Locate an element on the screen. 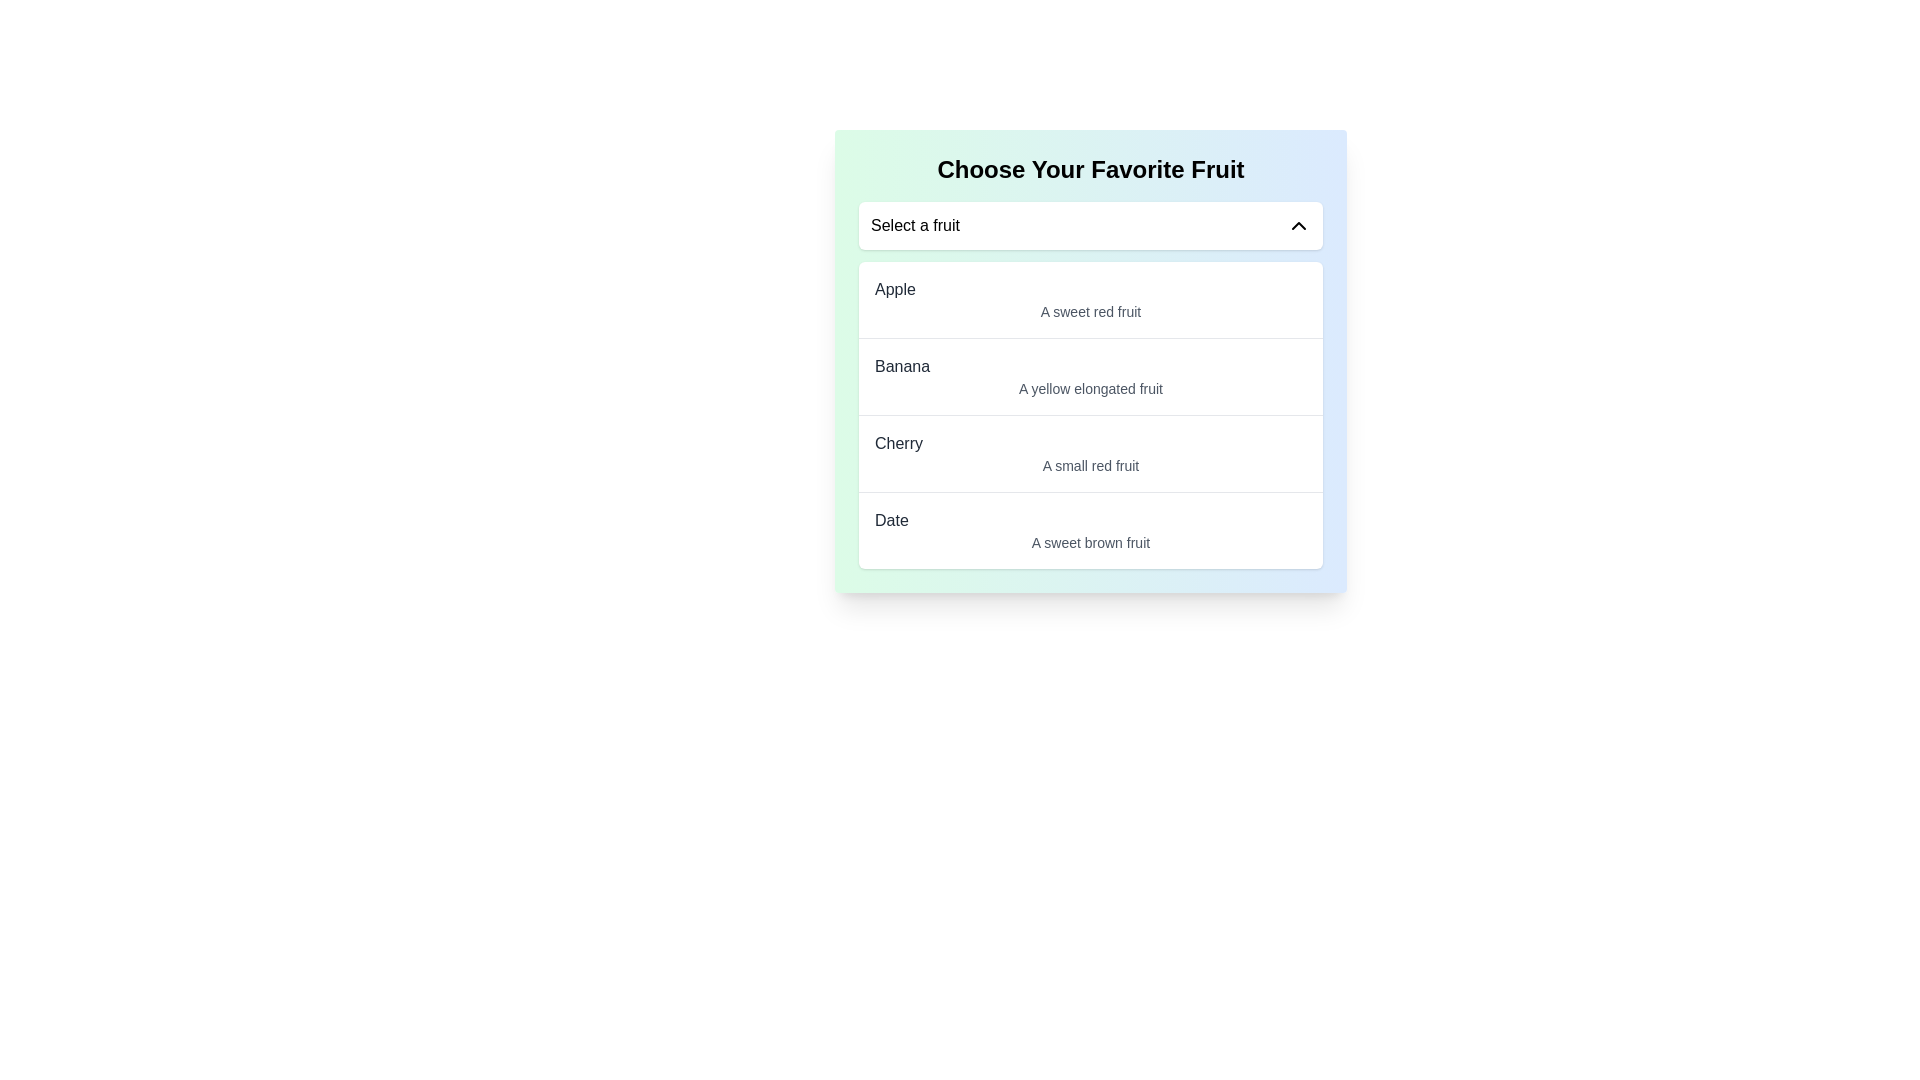 This screenshot has height=1080, width=1920. the text label 'Cherry' from the third option of the selection list 'Choose Your Favorite Fruit' is located at coordinates (1089, 442).